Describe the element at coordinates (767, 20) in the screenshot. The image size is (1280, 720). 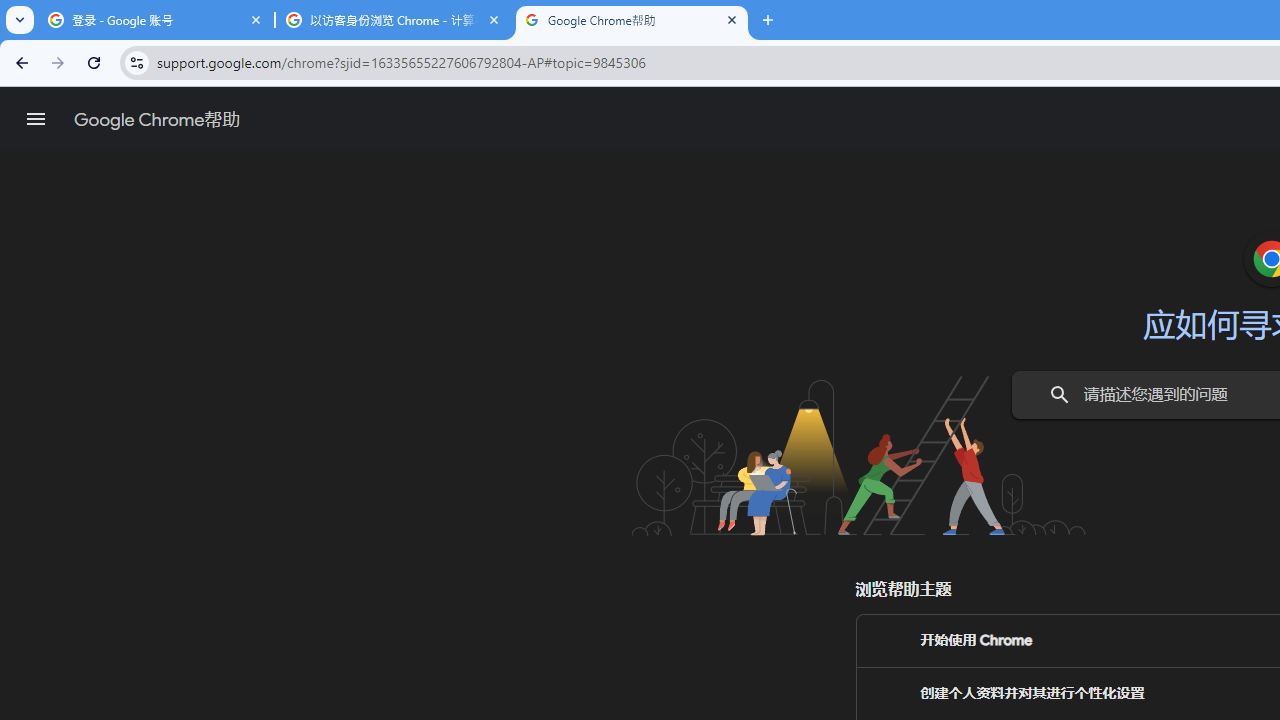
I see `'New Tab'` at that location.